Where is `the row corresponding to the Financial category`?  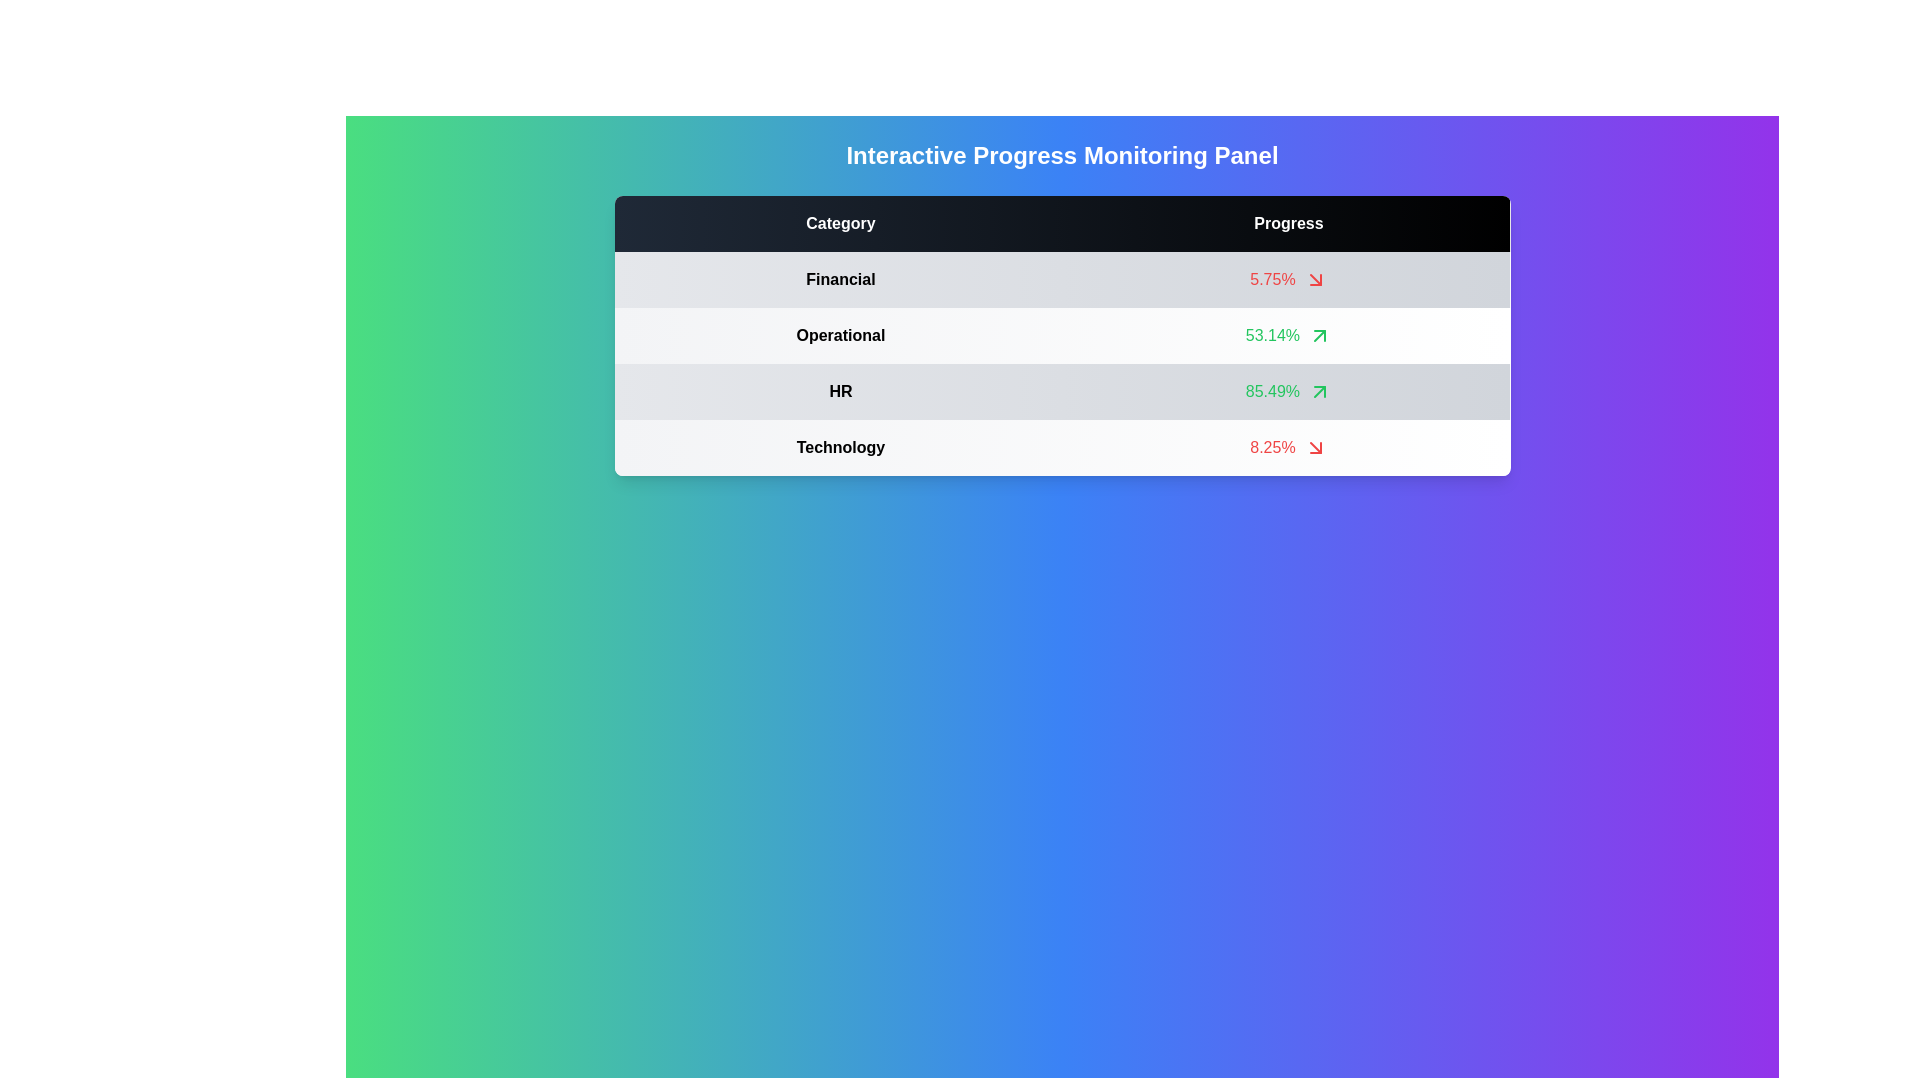 the row corresponding to the Financial category is located at coordinates (1288, 280).